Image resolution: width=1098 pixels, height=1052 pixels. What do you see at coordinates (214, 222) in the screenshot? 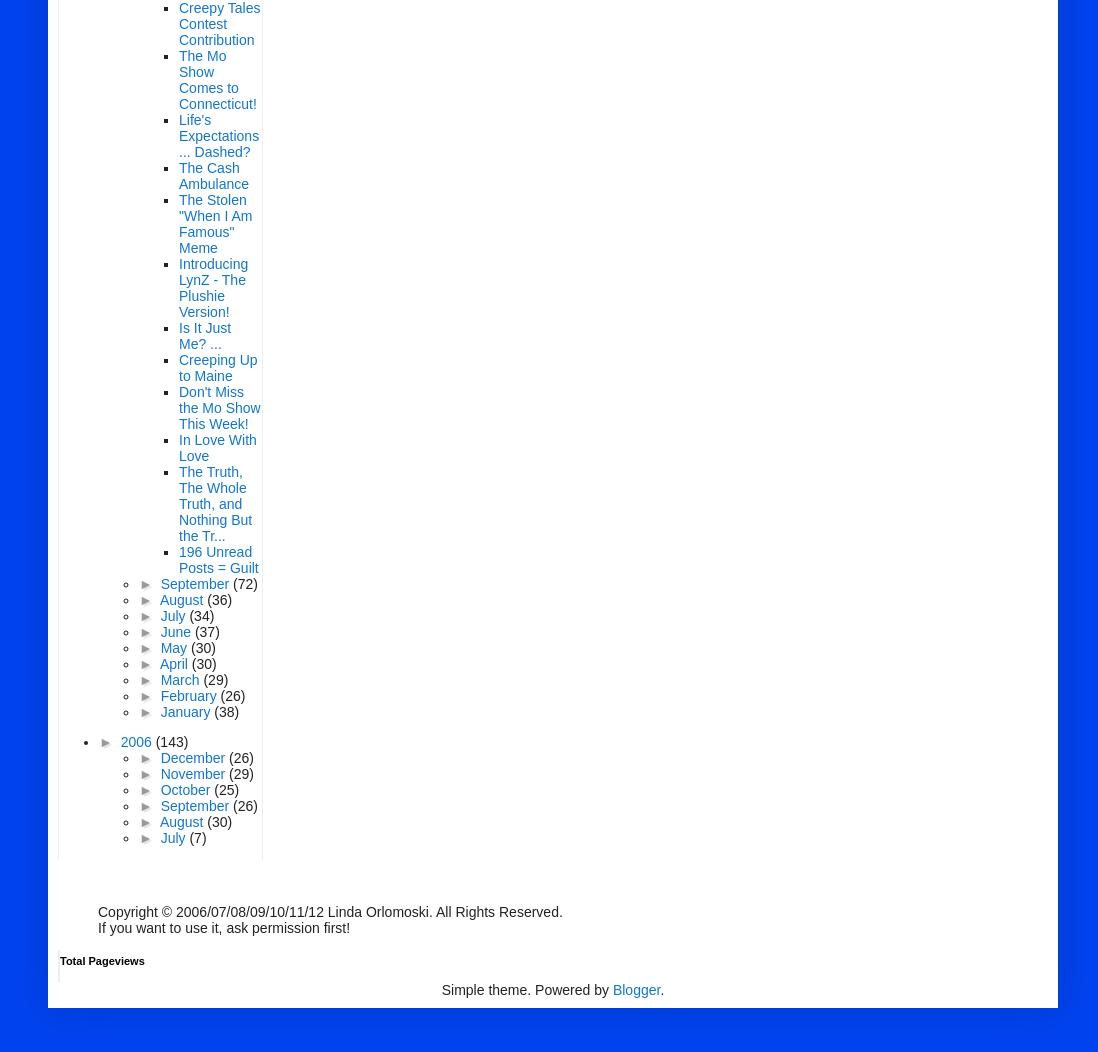
I see `'The Stolen "When I Am Famous" Meme'` at bounding box center [214, 222].